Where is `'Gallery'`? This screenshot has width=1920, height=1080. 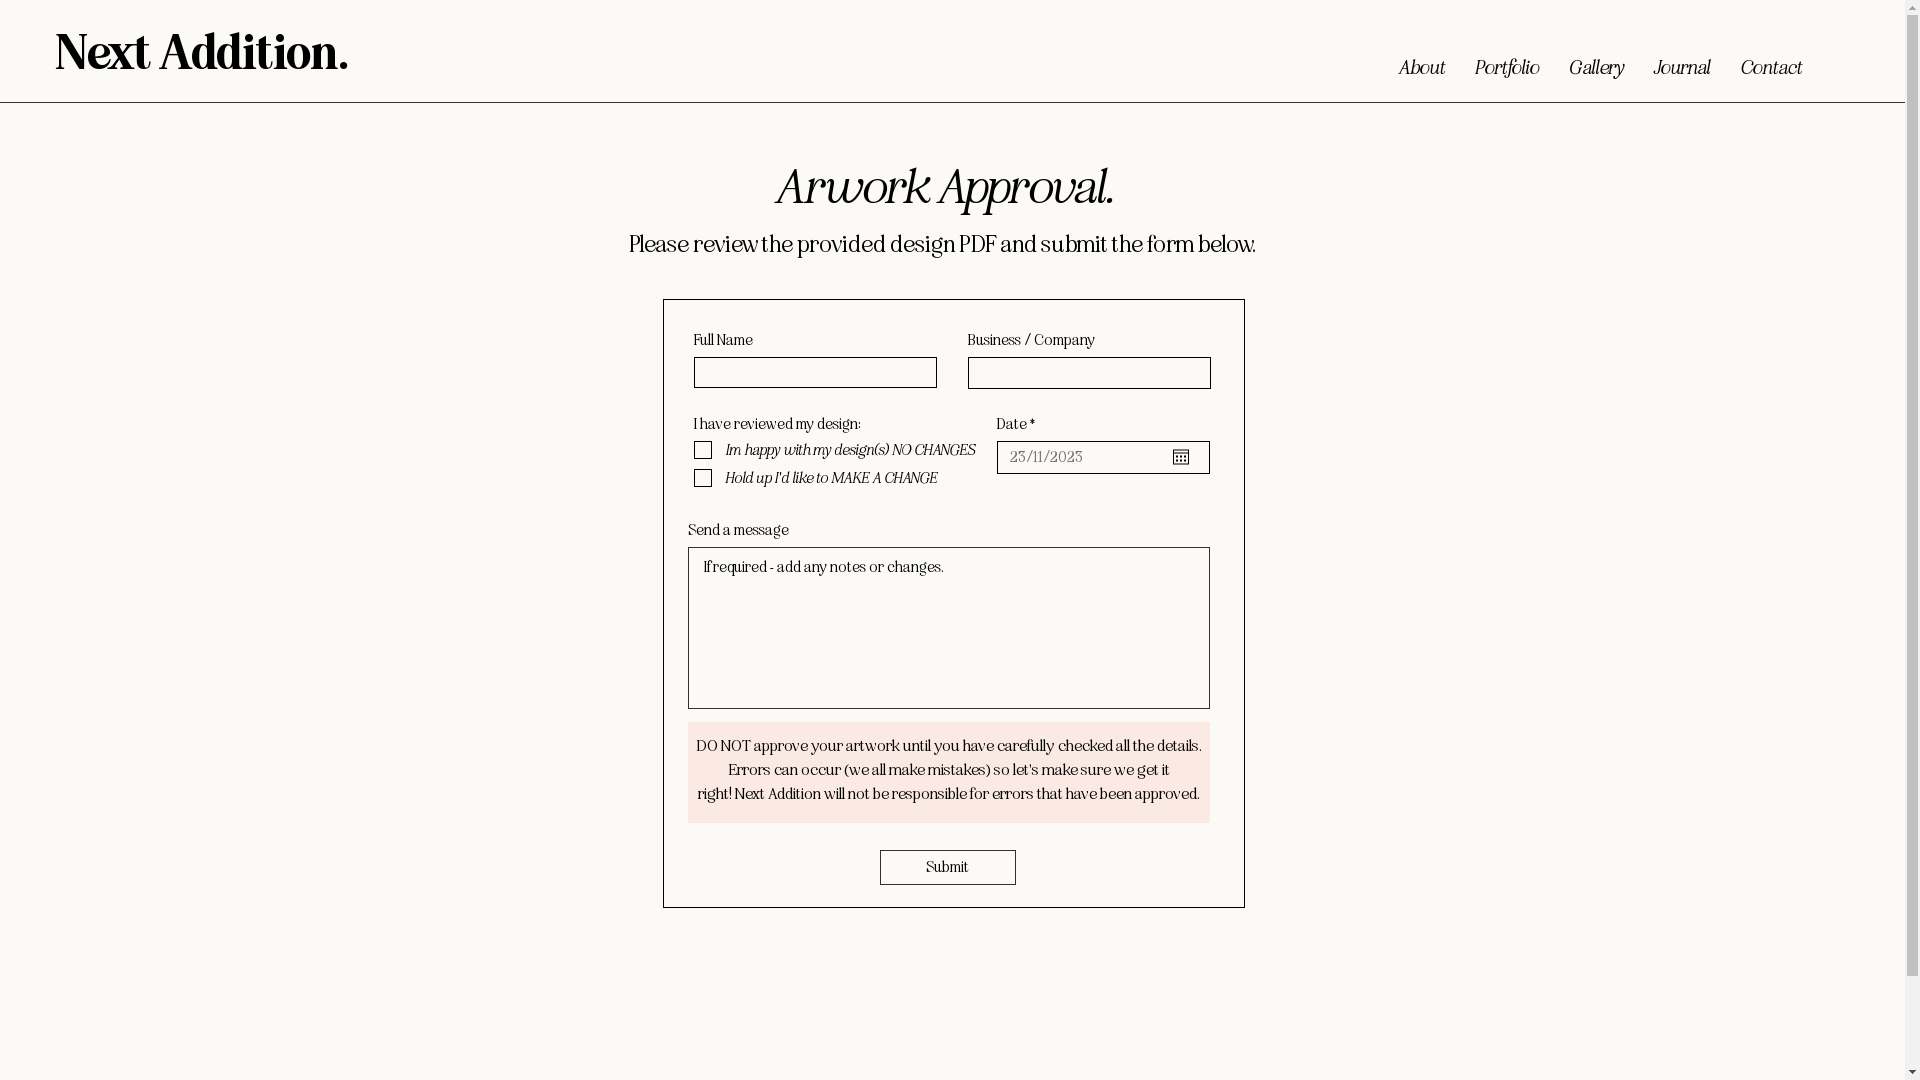 'Gallery' is located at coordinates (1595, 61).